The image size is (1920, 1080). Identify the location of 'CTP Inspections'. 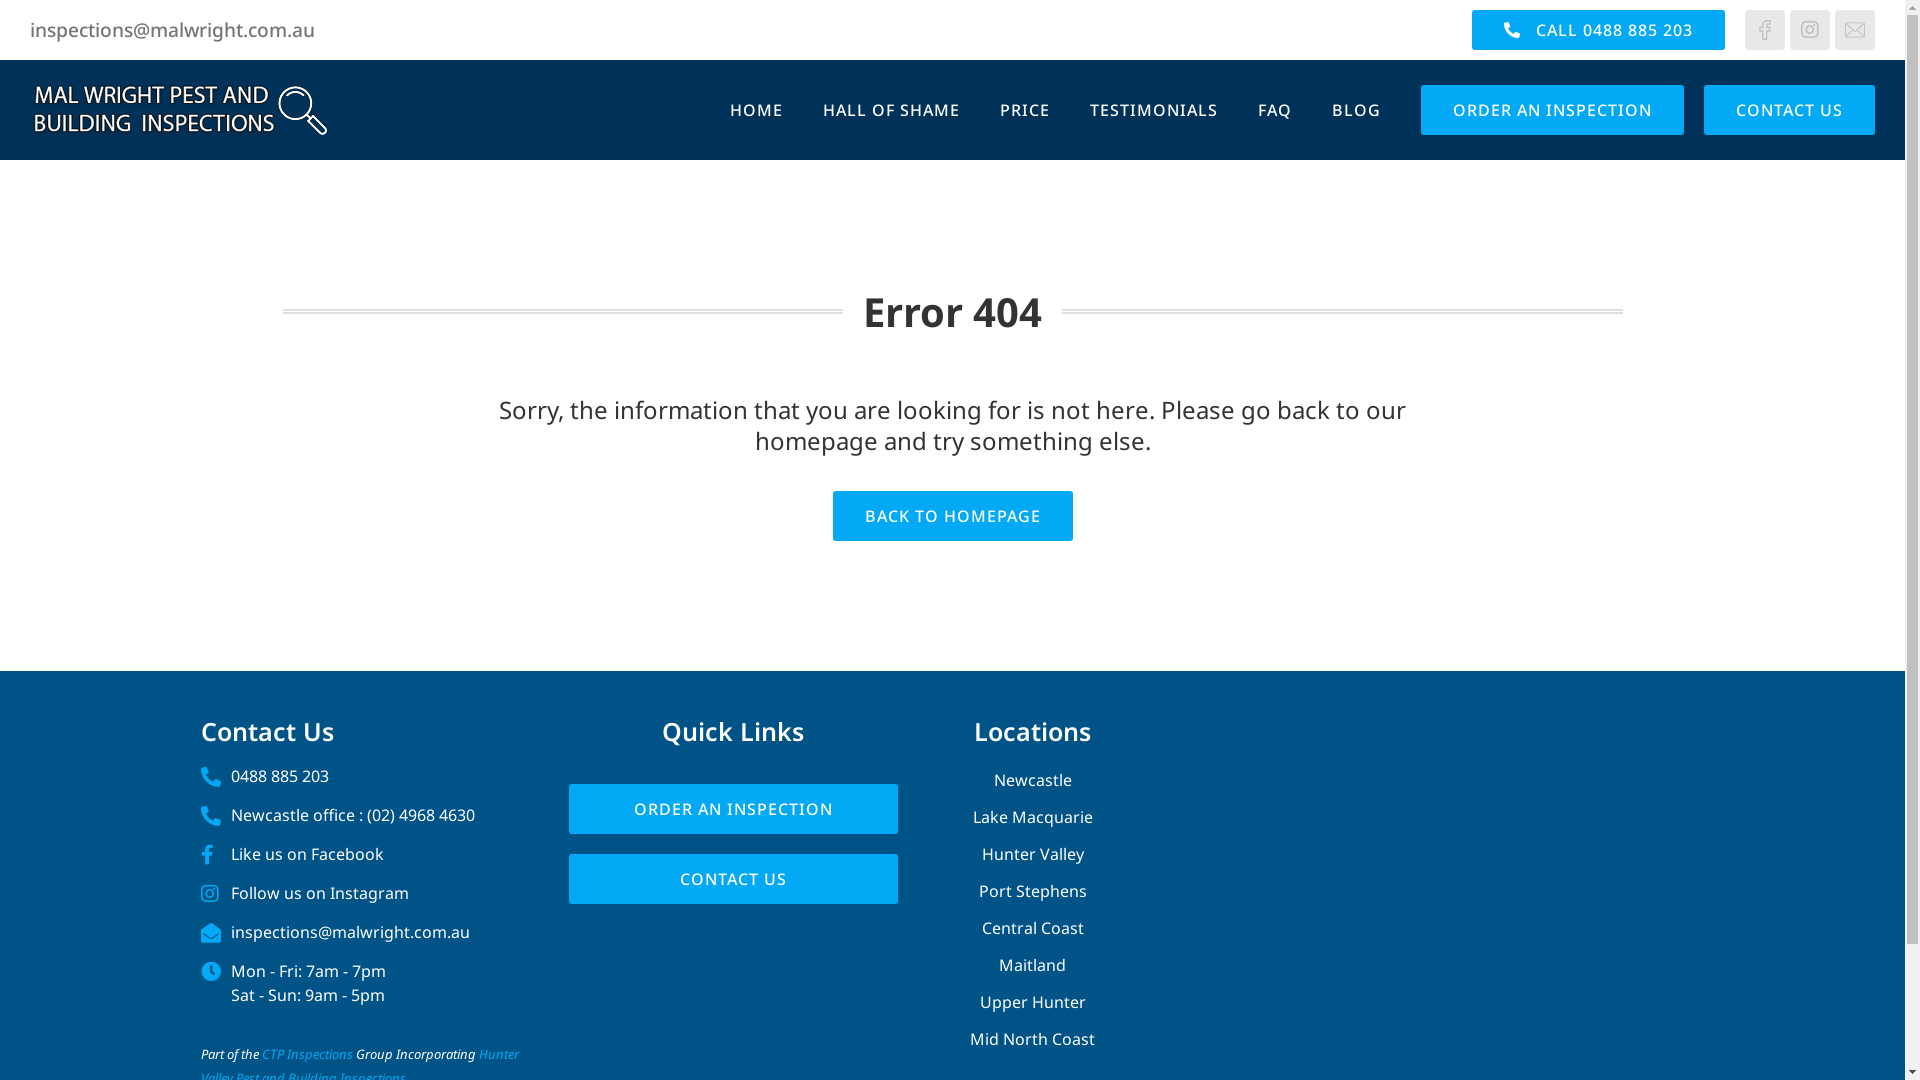
(306, 1052).